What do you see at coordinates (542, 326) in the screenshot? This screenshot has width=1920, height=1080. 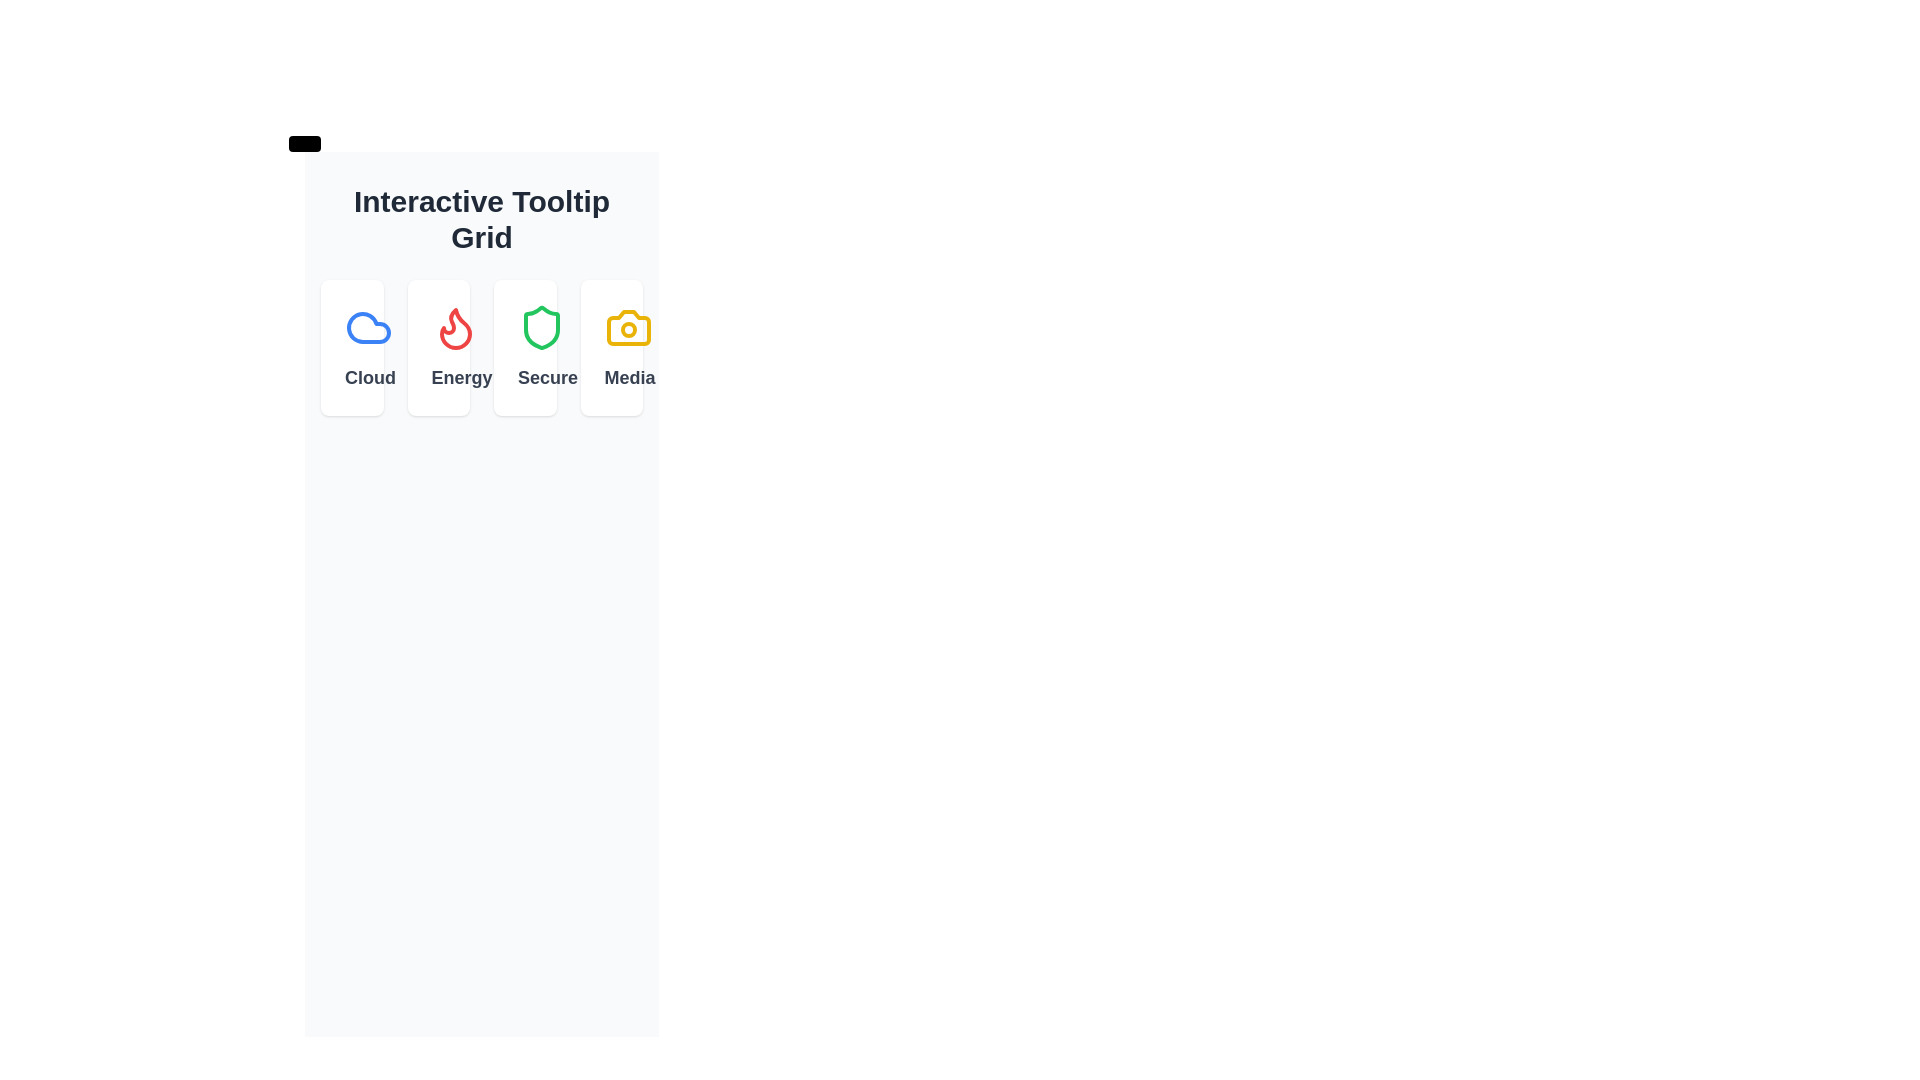 I see `the shield icon with a green outline located within the 'Secure' card, which is the third item in the horizontally aligned grid of four cards in the 'Interactive Tooltip Grid'` at bounding box center [542, 326].